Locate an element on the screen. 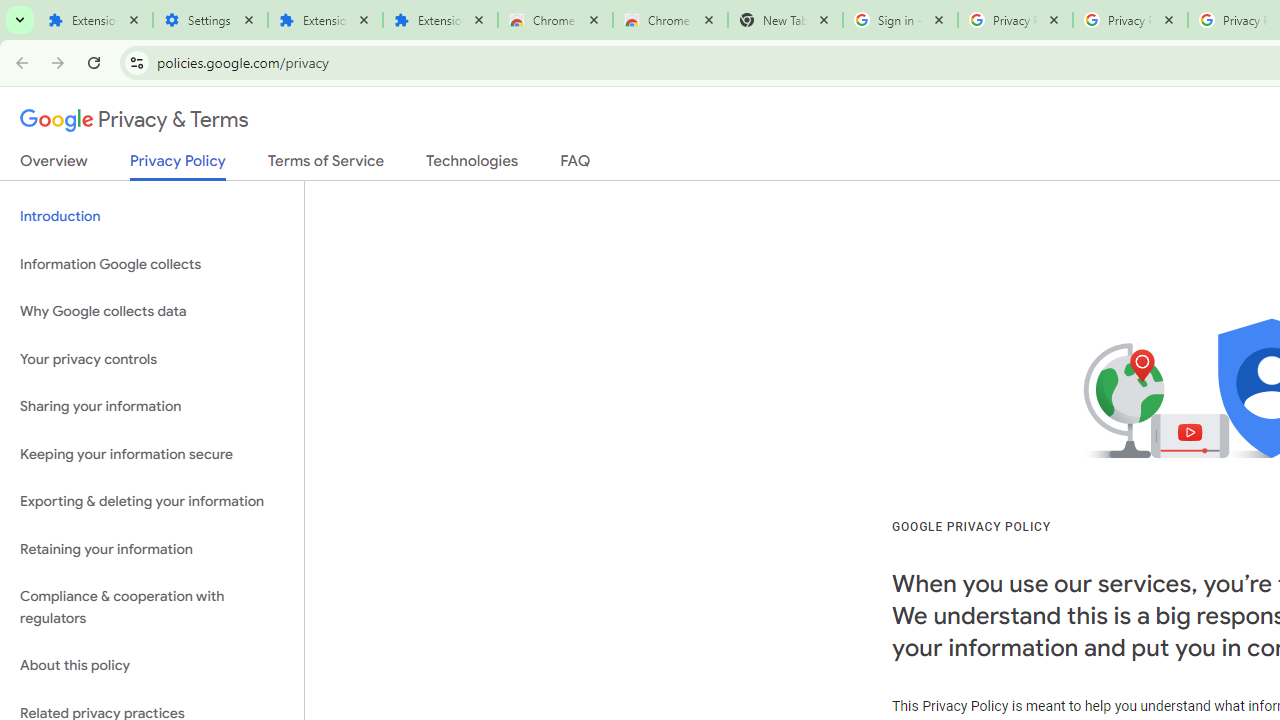  'Your privacy controls' is located at coordinates (151, 358).